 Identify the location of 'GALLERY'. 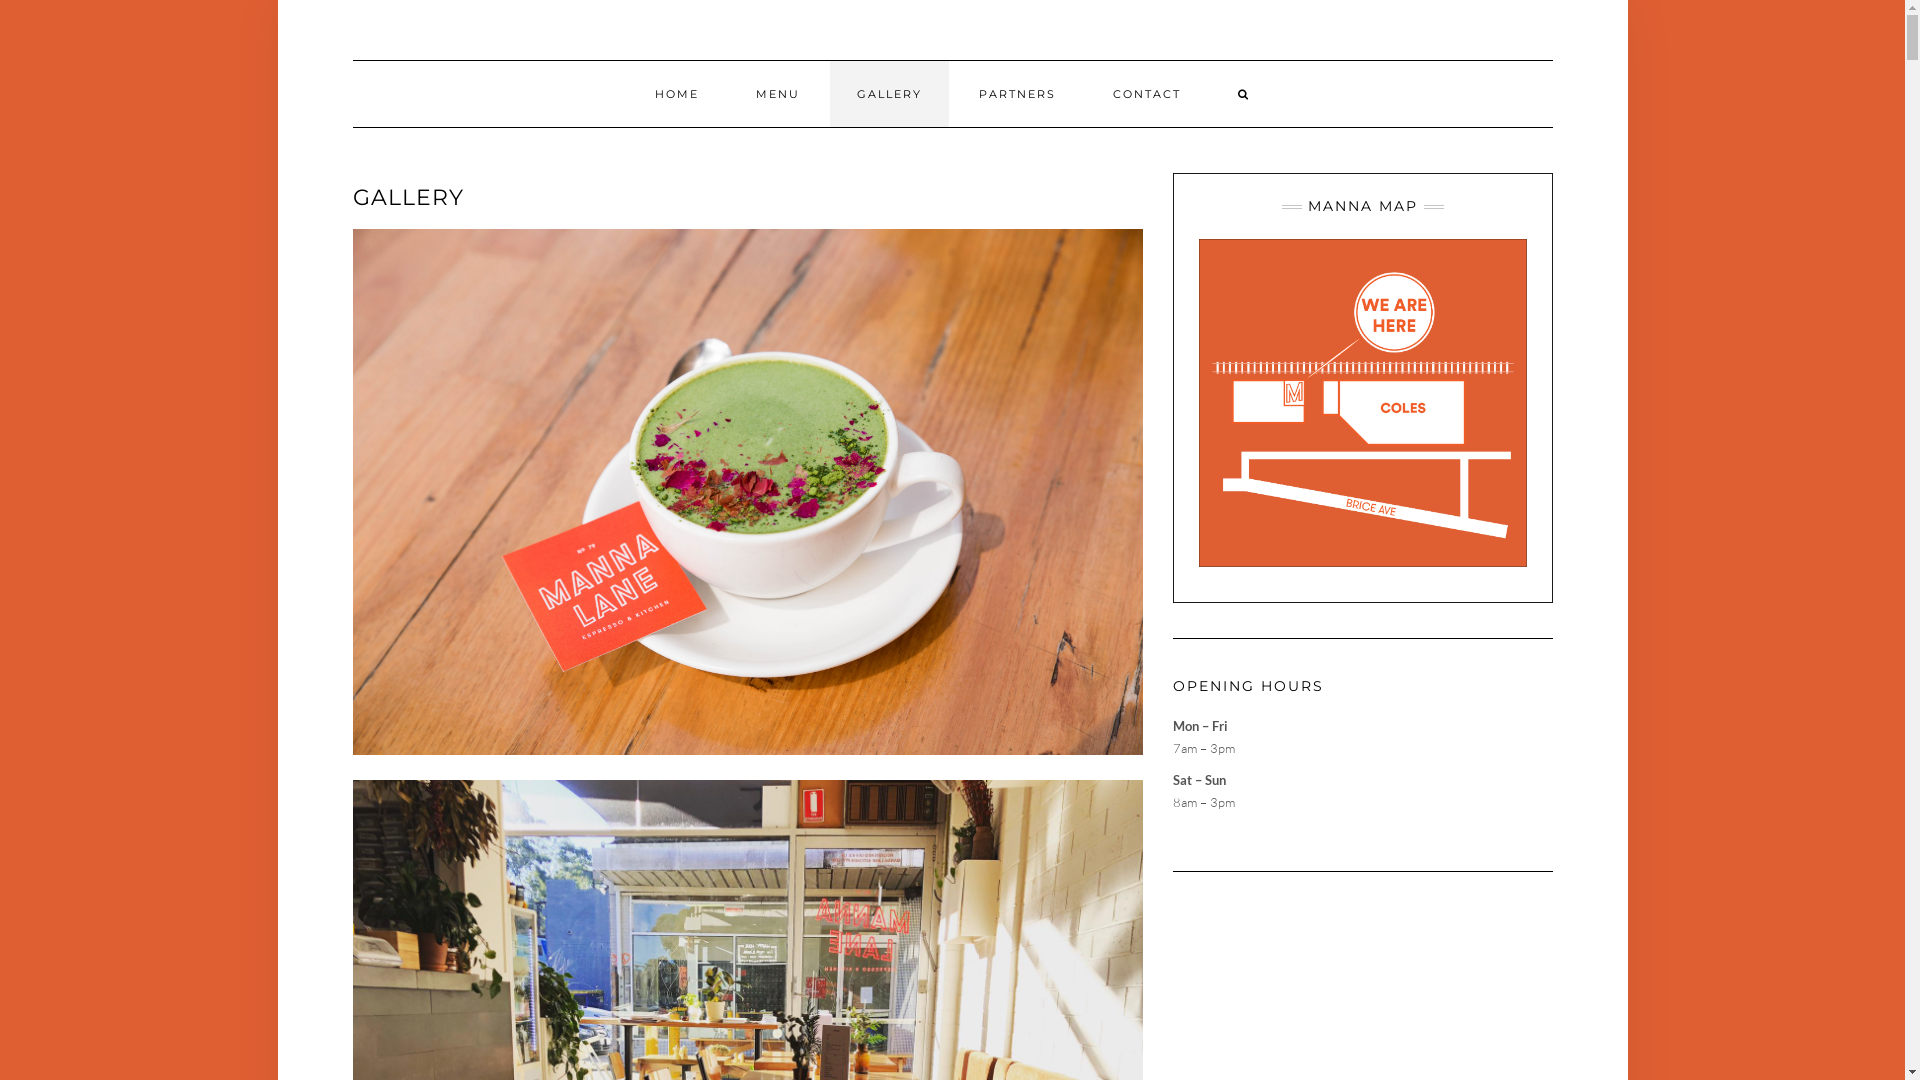
(830, 93).